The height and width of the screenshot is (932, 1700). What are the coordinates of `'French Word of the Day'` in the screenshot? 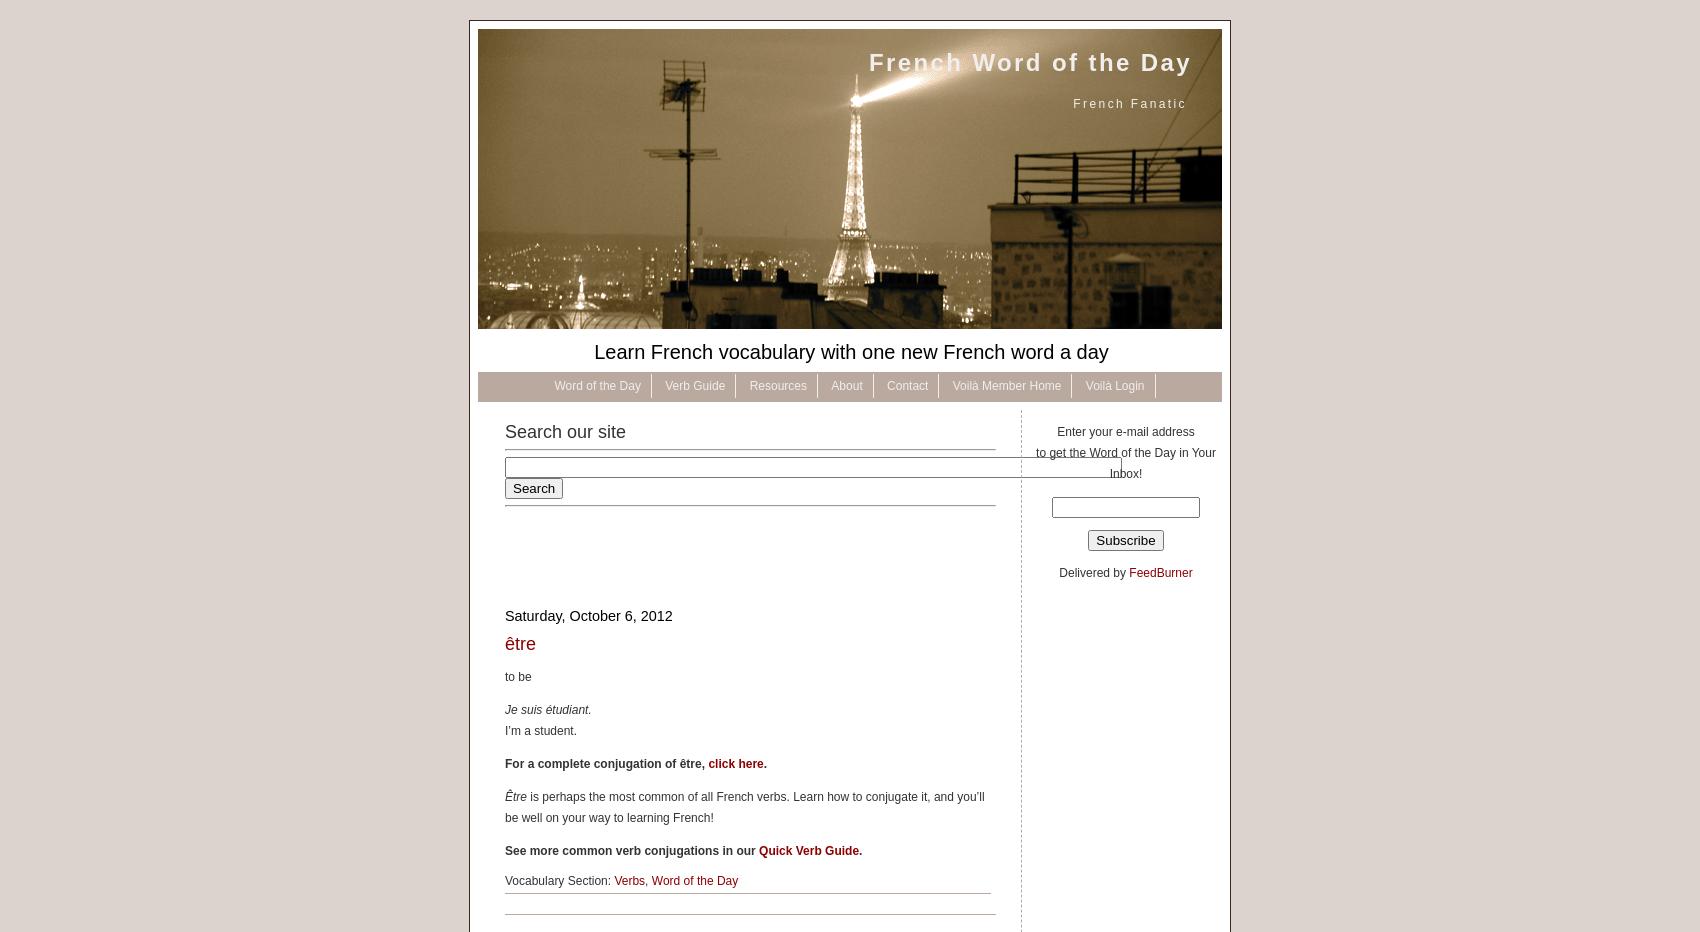 It's located at (1029, 62).